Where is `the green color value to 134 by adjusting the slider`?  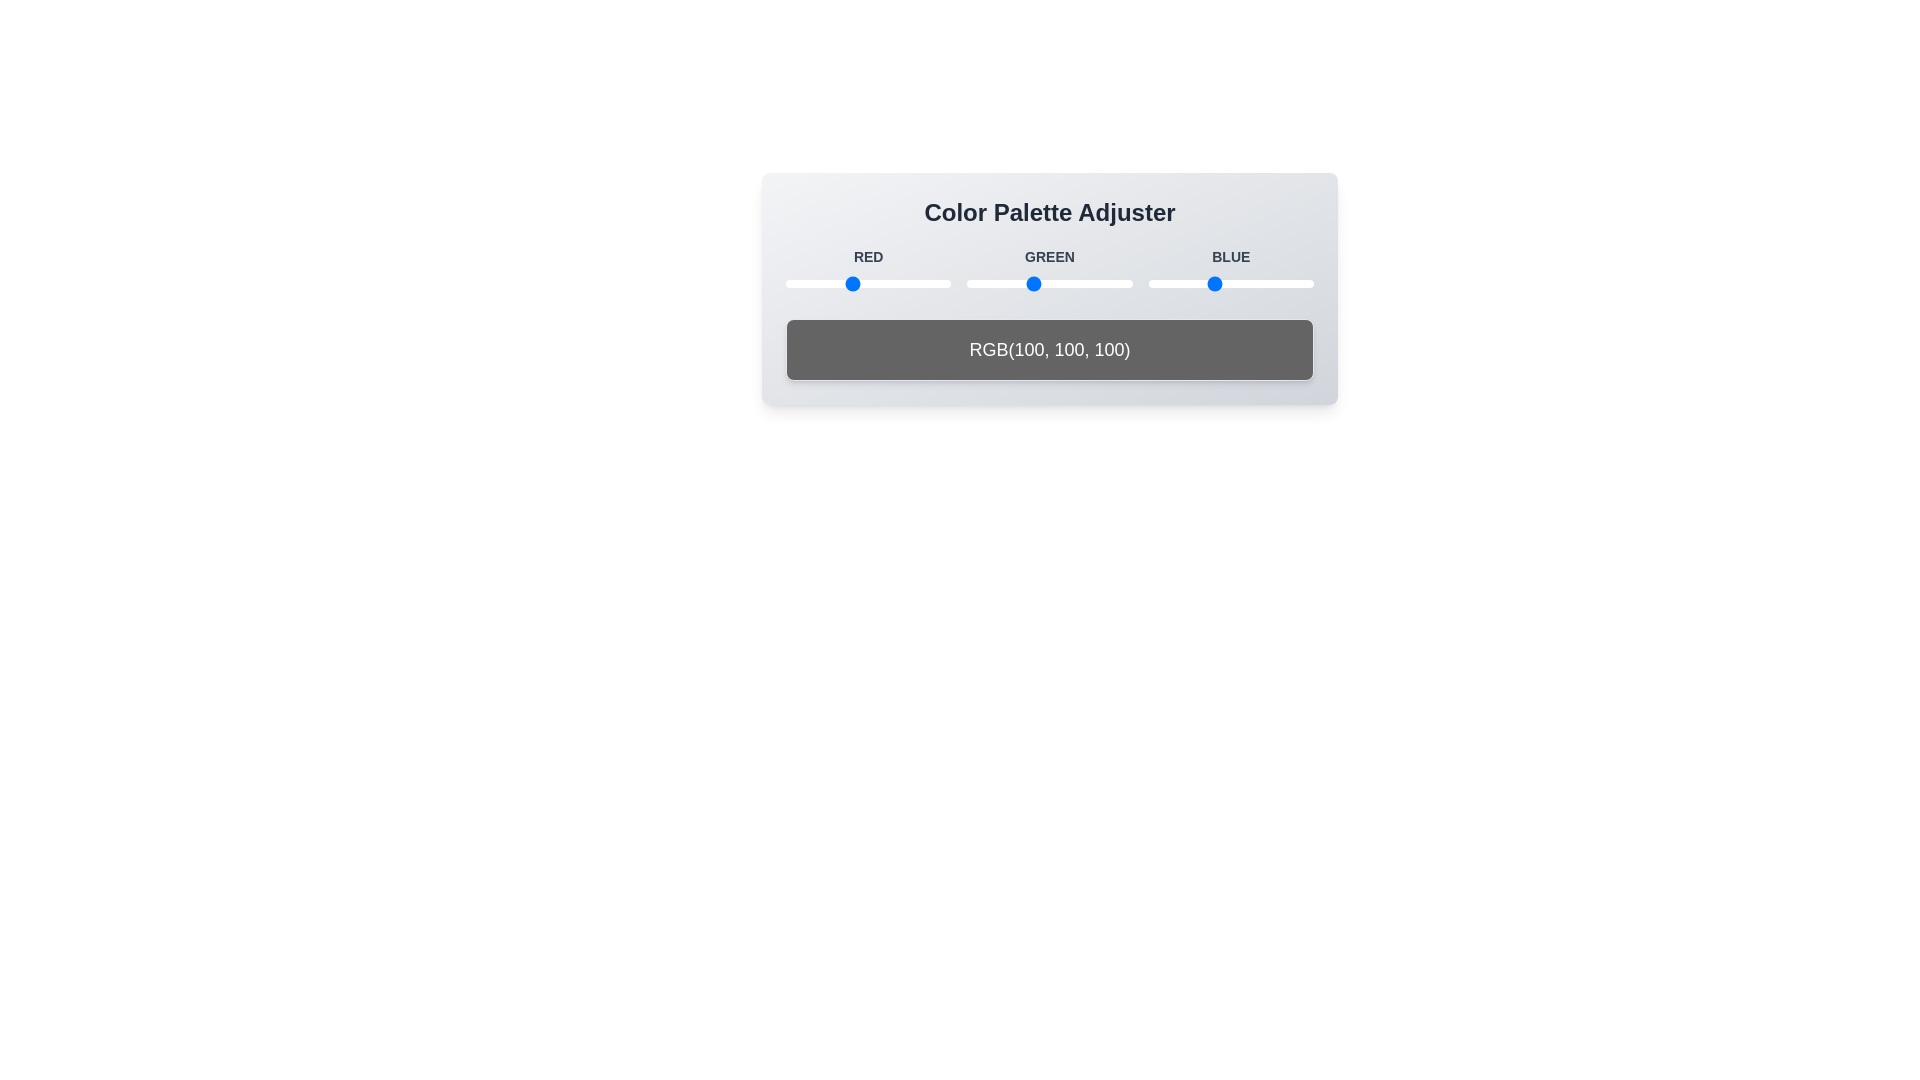 the green color value to 134 by adjusting the slider is located at coordinates (1053, 284).